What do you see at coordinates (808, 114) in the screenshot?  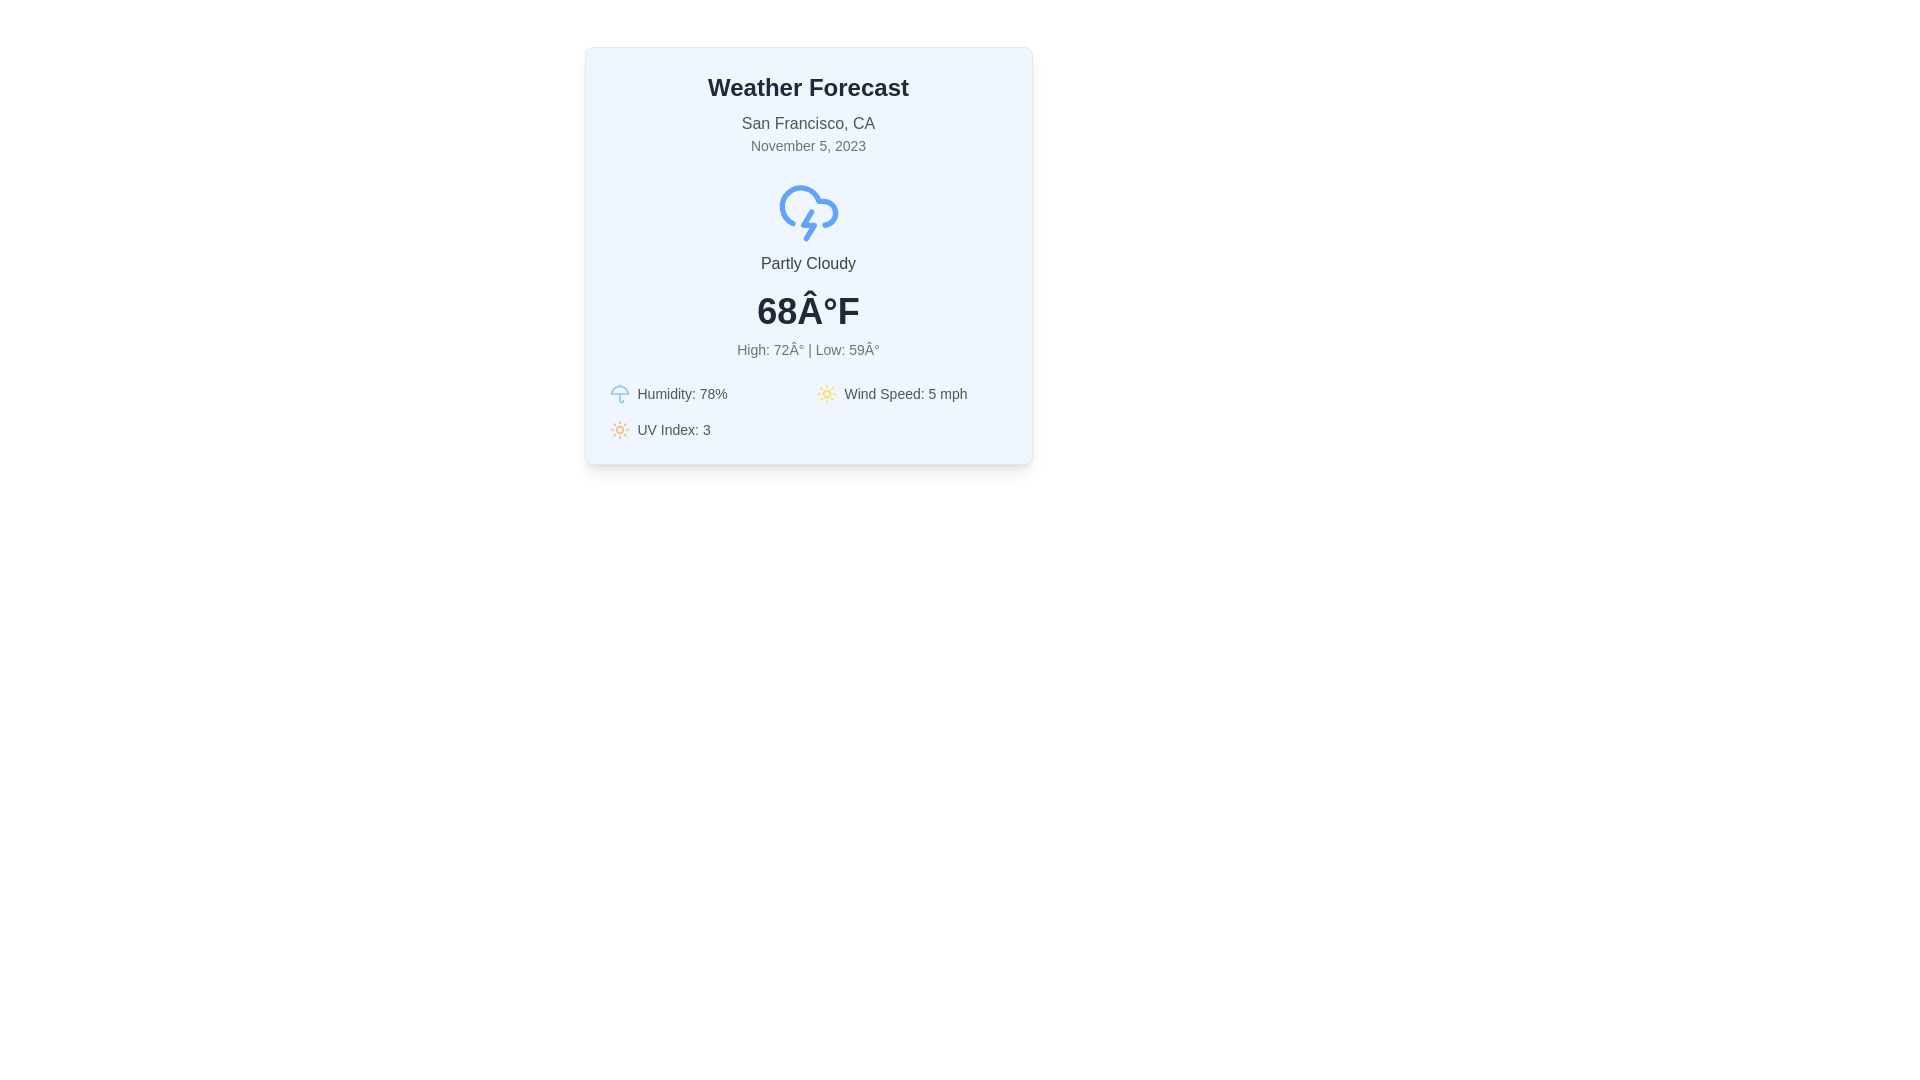 I see `the text in the centrally aligned section displaying 'Weather Forecast', 'San Francisco, CA', and 'November 5, 2023' by clicking and dragging` at bounding box center [808, 114].